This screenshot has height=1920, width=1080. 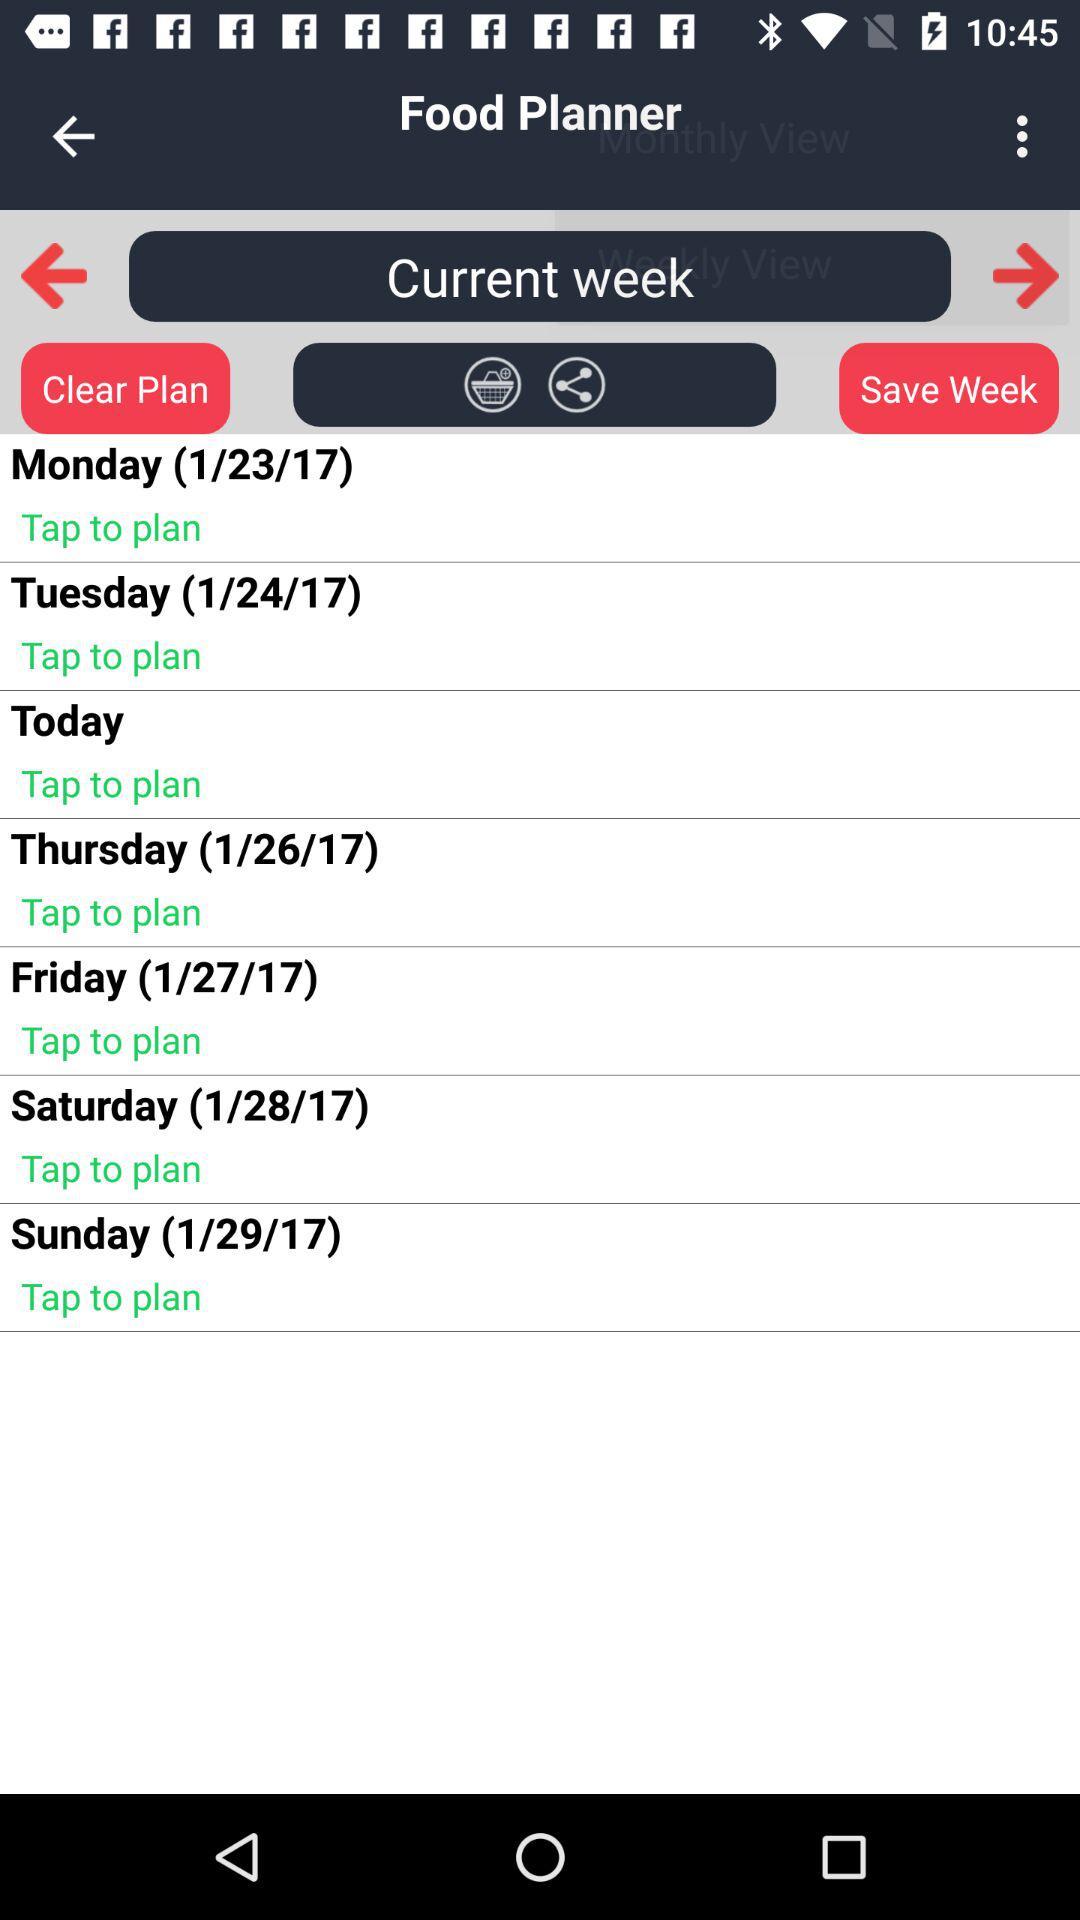 What do you see at coordinates (1026, 274) in the screenshot?
I see `the next page` at bounding box center [1026, 274].